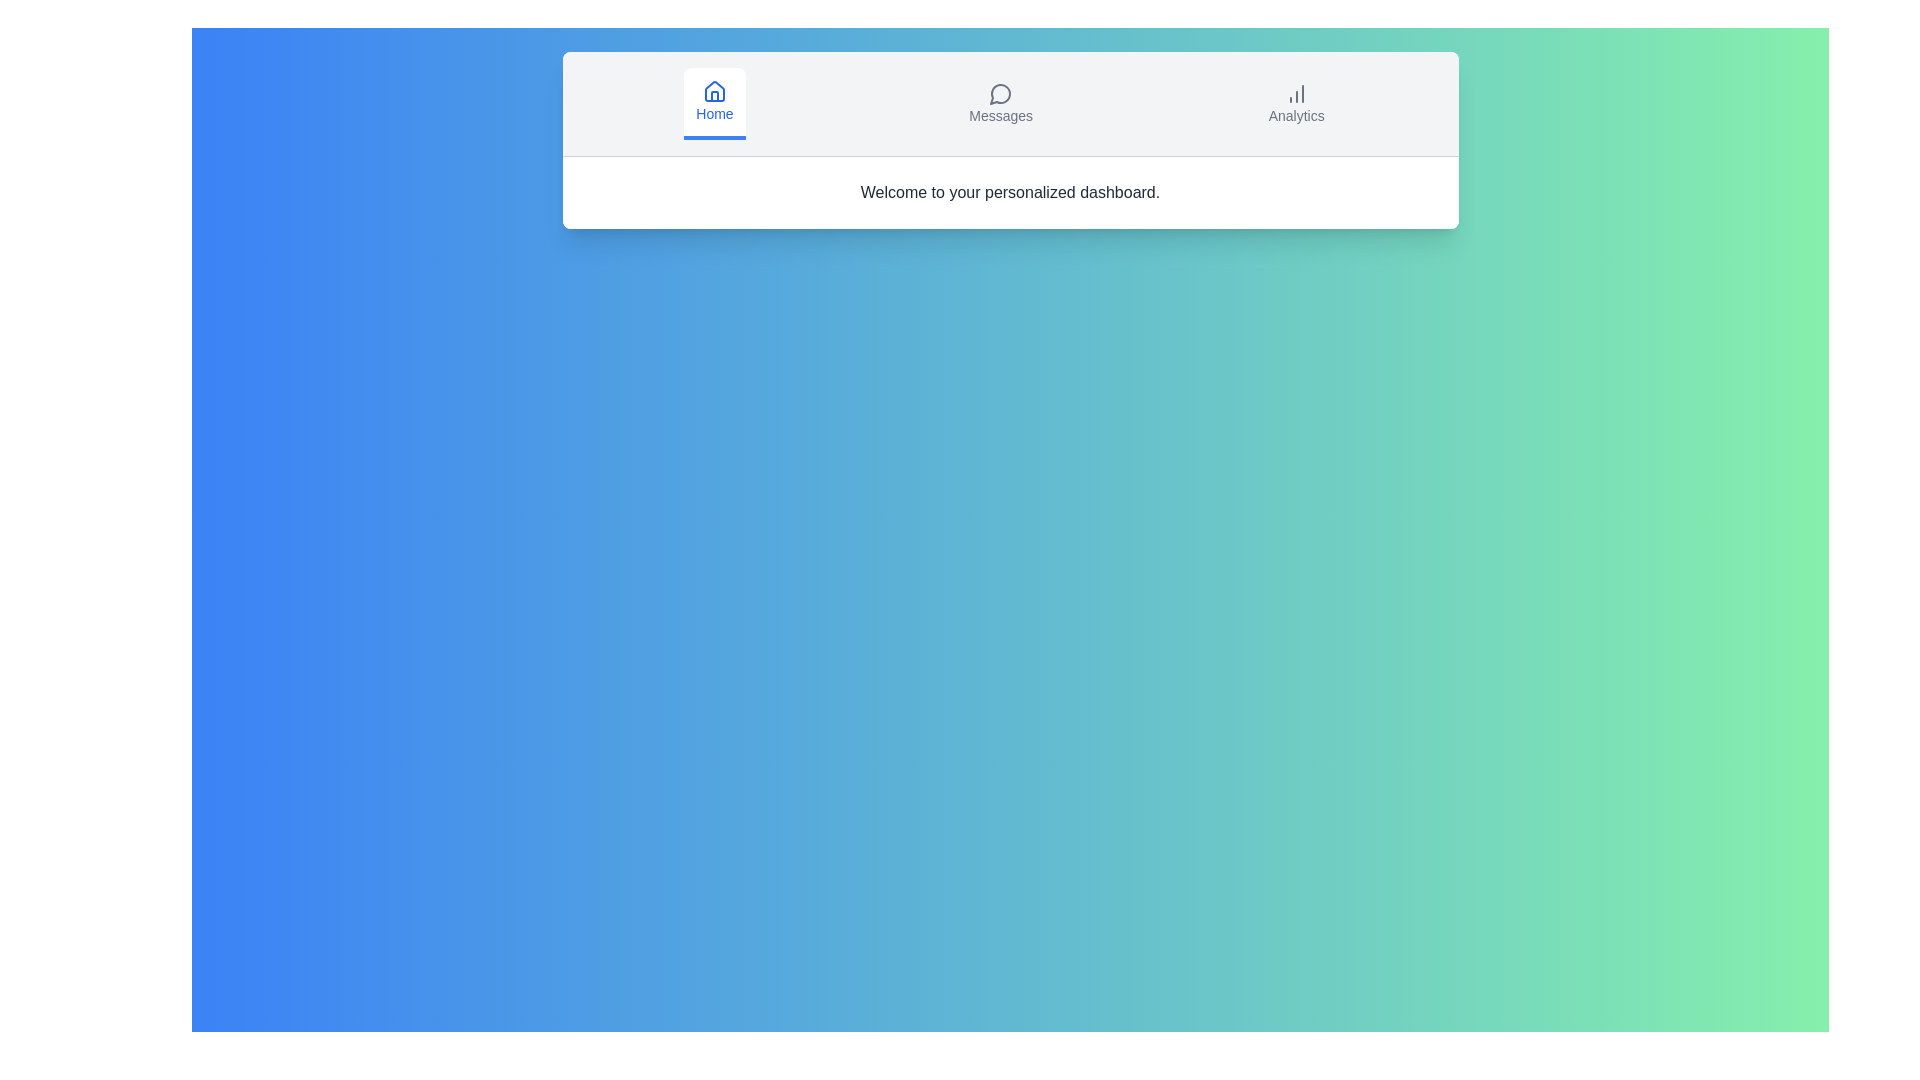 This screenshot has height=1080, width=1920. What do you see at coordinates (1296, 104) in the screenshot?
I see `the tab button labeled Analytics to view its hover effect` at bounding box center [1296, 104].